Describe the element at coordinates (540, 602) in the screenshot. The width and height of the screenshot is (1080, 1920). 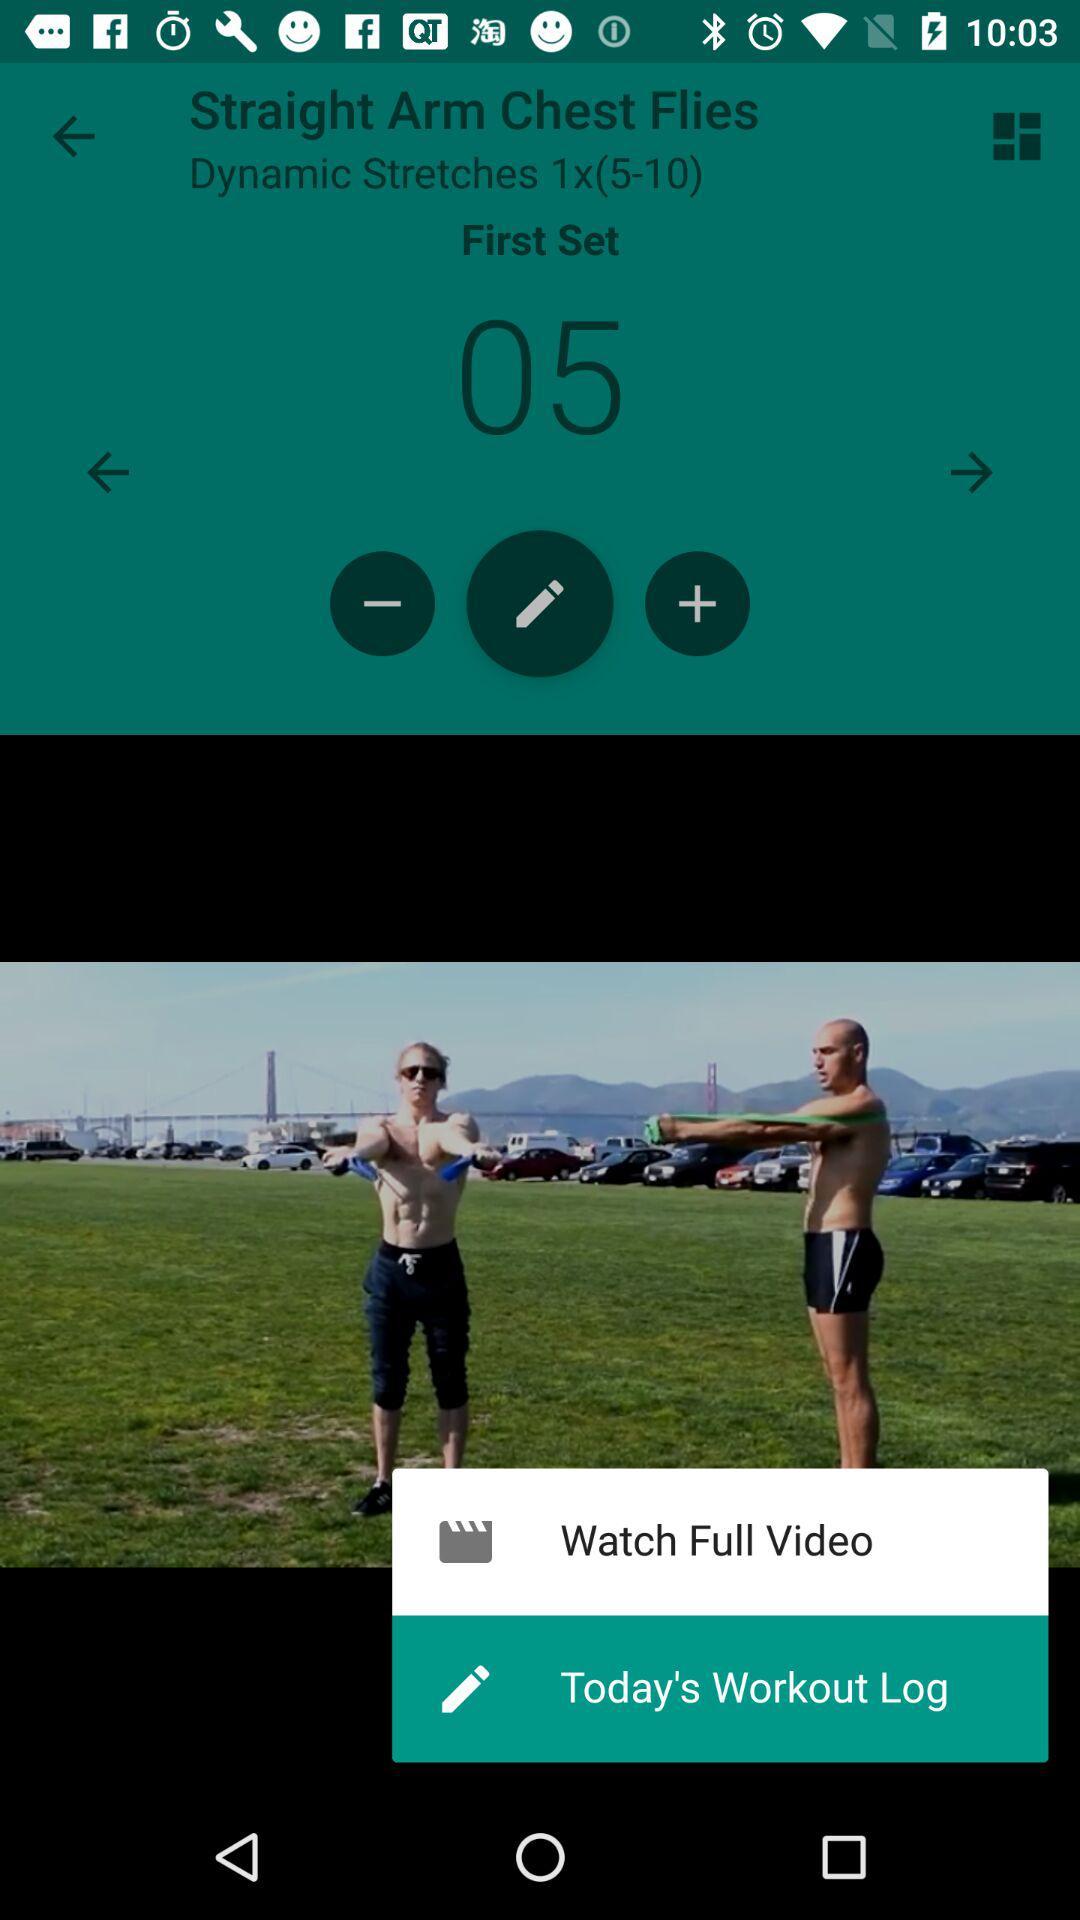
I see `write a note` at that location.